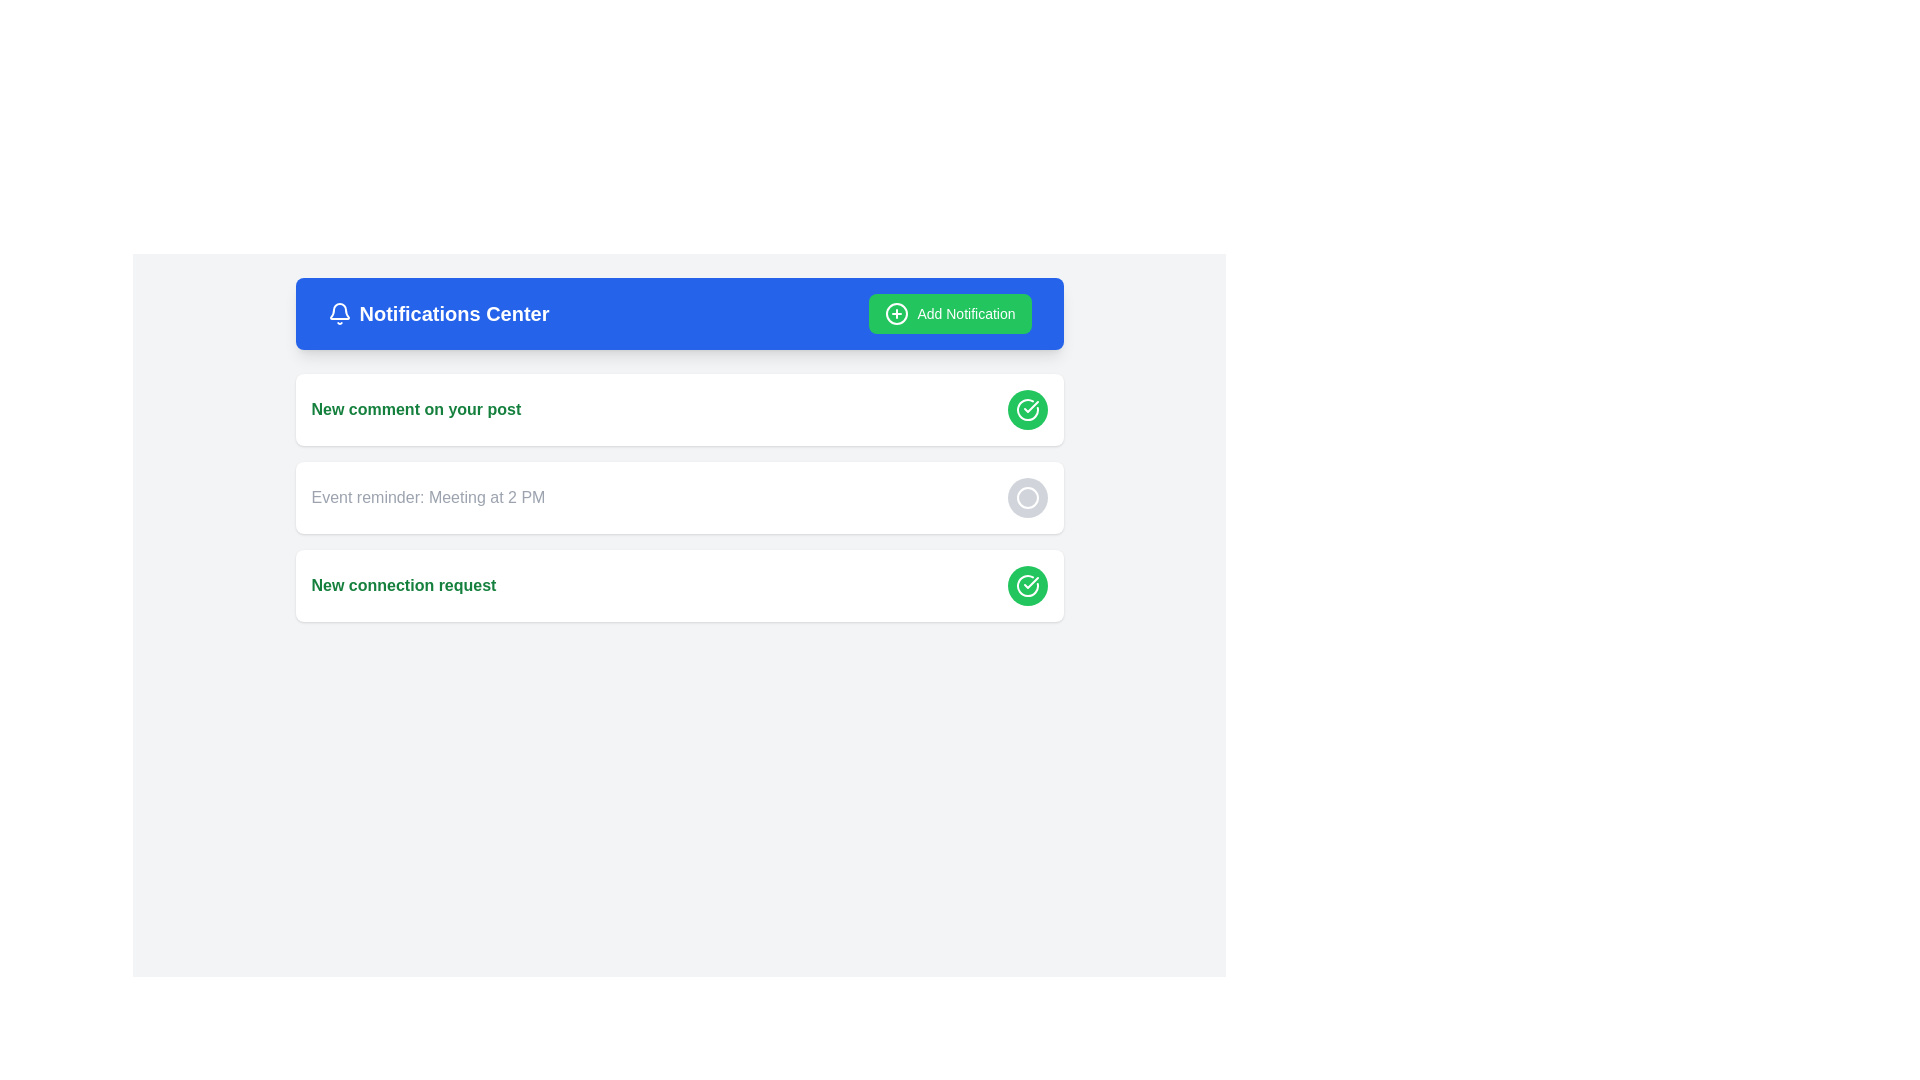 Image resolution: width=1920 pixels, height=1080 pixels. What do you see at coordinates (1031, 406) in the screenshot?
I see `the green circular icon with a white checkmark located at the bottom-right of the third notification card` at bounding box center [1031, 406].